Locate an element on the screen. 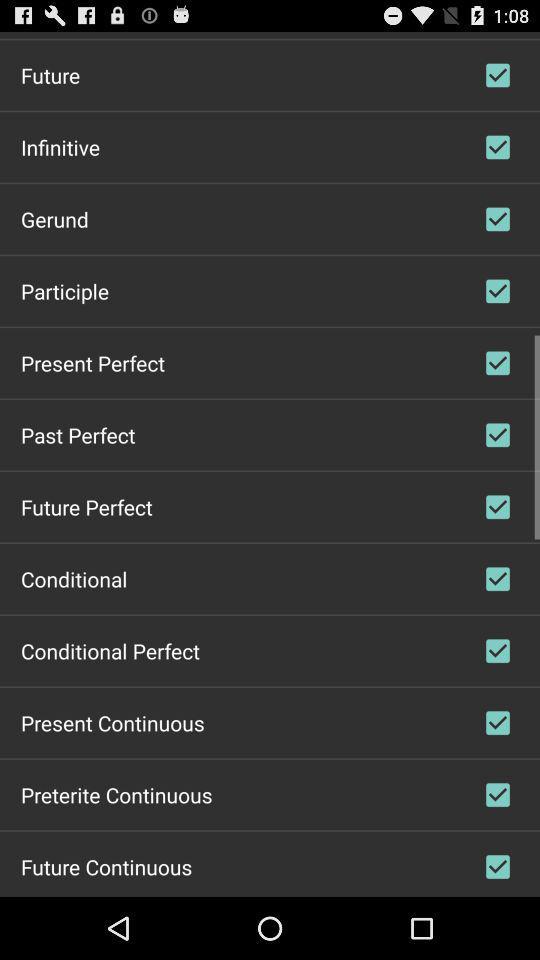 The image size is (540, 960). the conditional perfect is located at coordinates (110, 649).